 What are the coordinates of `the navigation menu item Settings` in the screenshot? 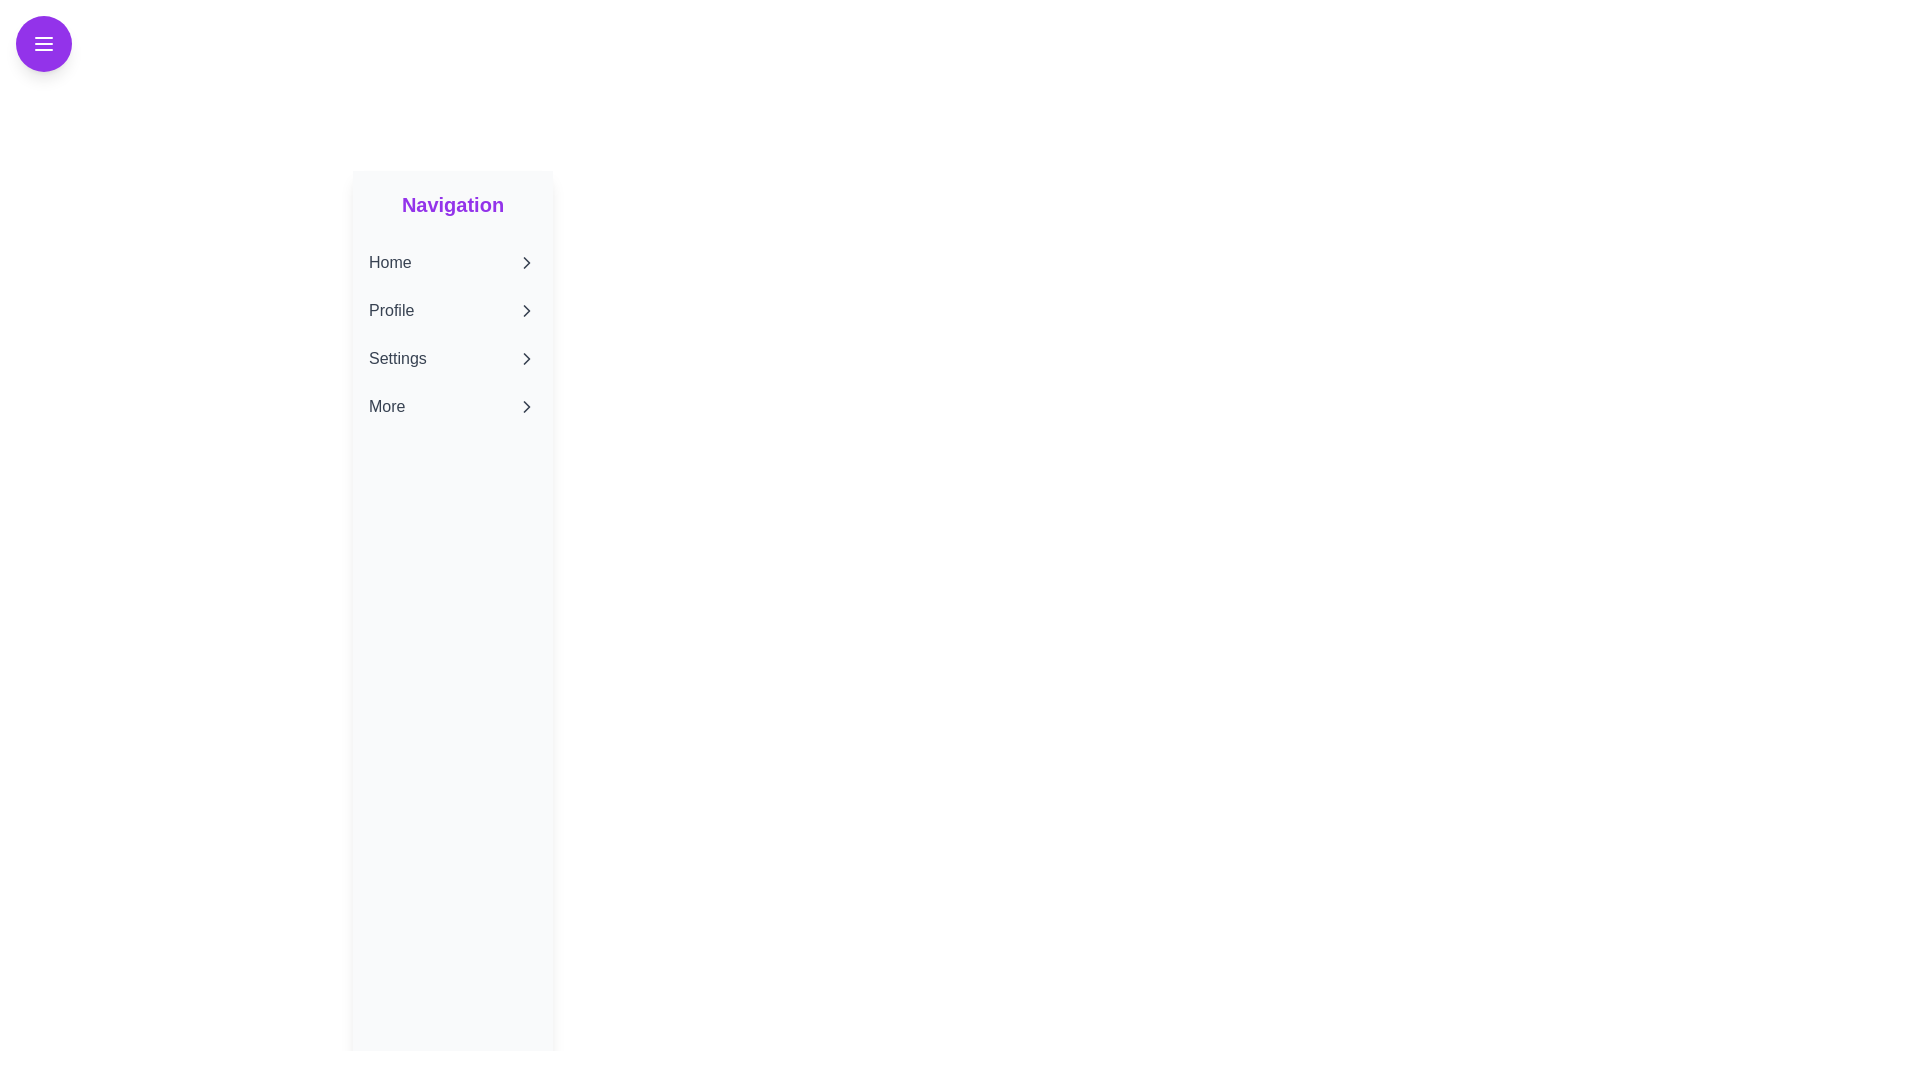 It's located at (451, 357).